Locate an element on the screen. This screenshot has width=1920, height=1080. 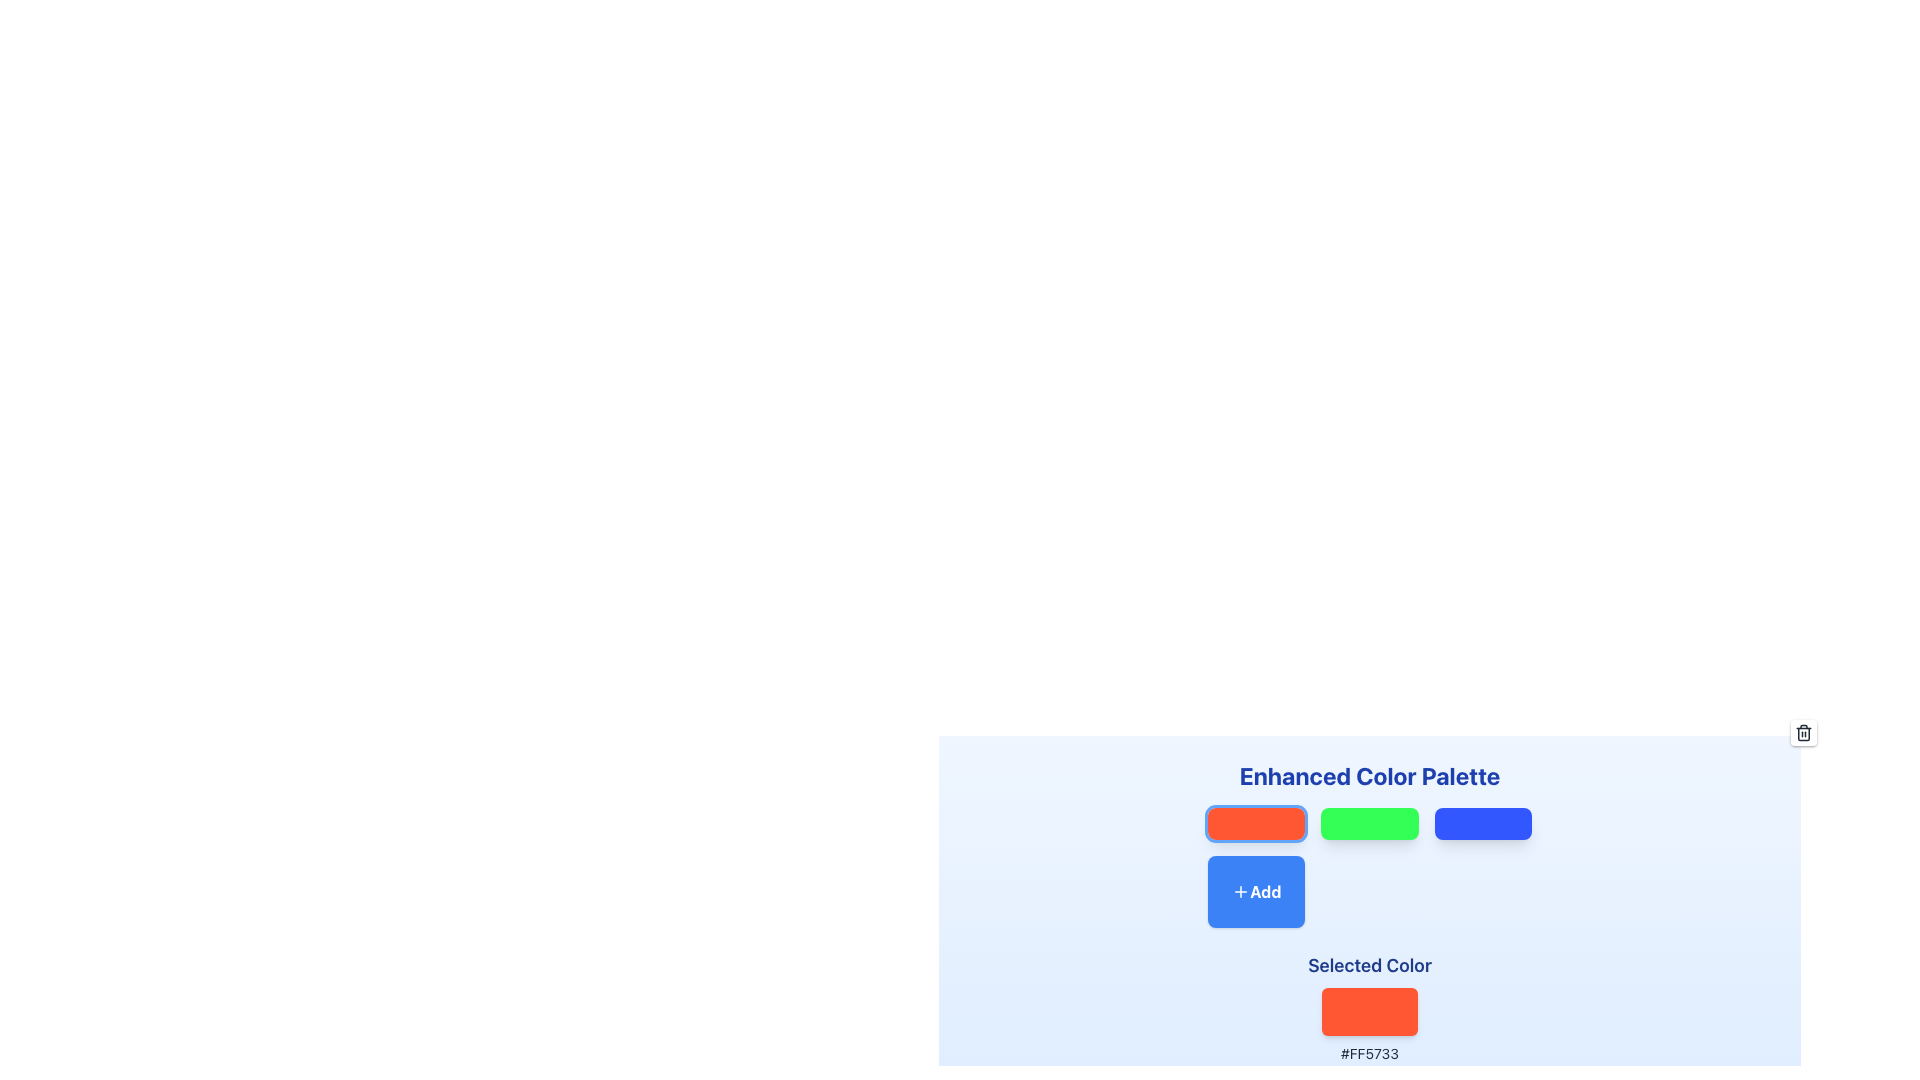
the text element displaying 'Selected Color' in large, bold blue font, positioned at the top of the color palette display is located at coordinates (1368, 964).